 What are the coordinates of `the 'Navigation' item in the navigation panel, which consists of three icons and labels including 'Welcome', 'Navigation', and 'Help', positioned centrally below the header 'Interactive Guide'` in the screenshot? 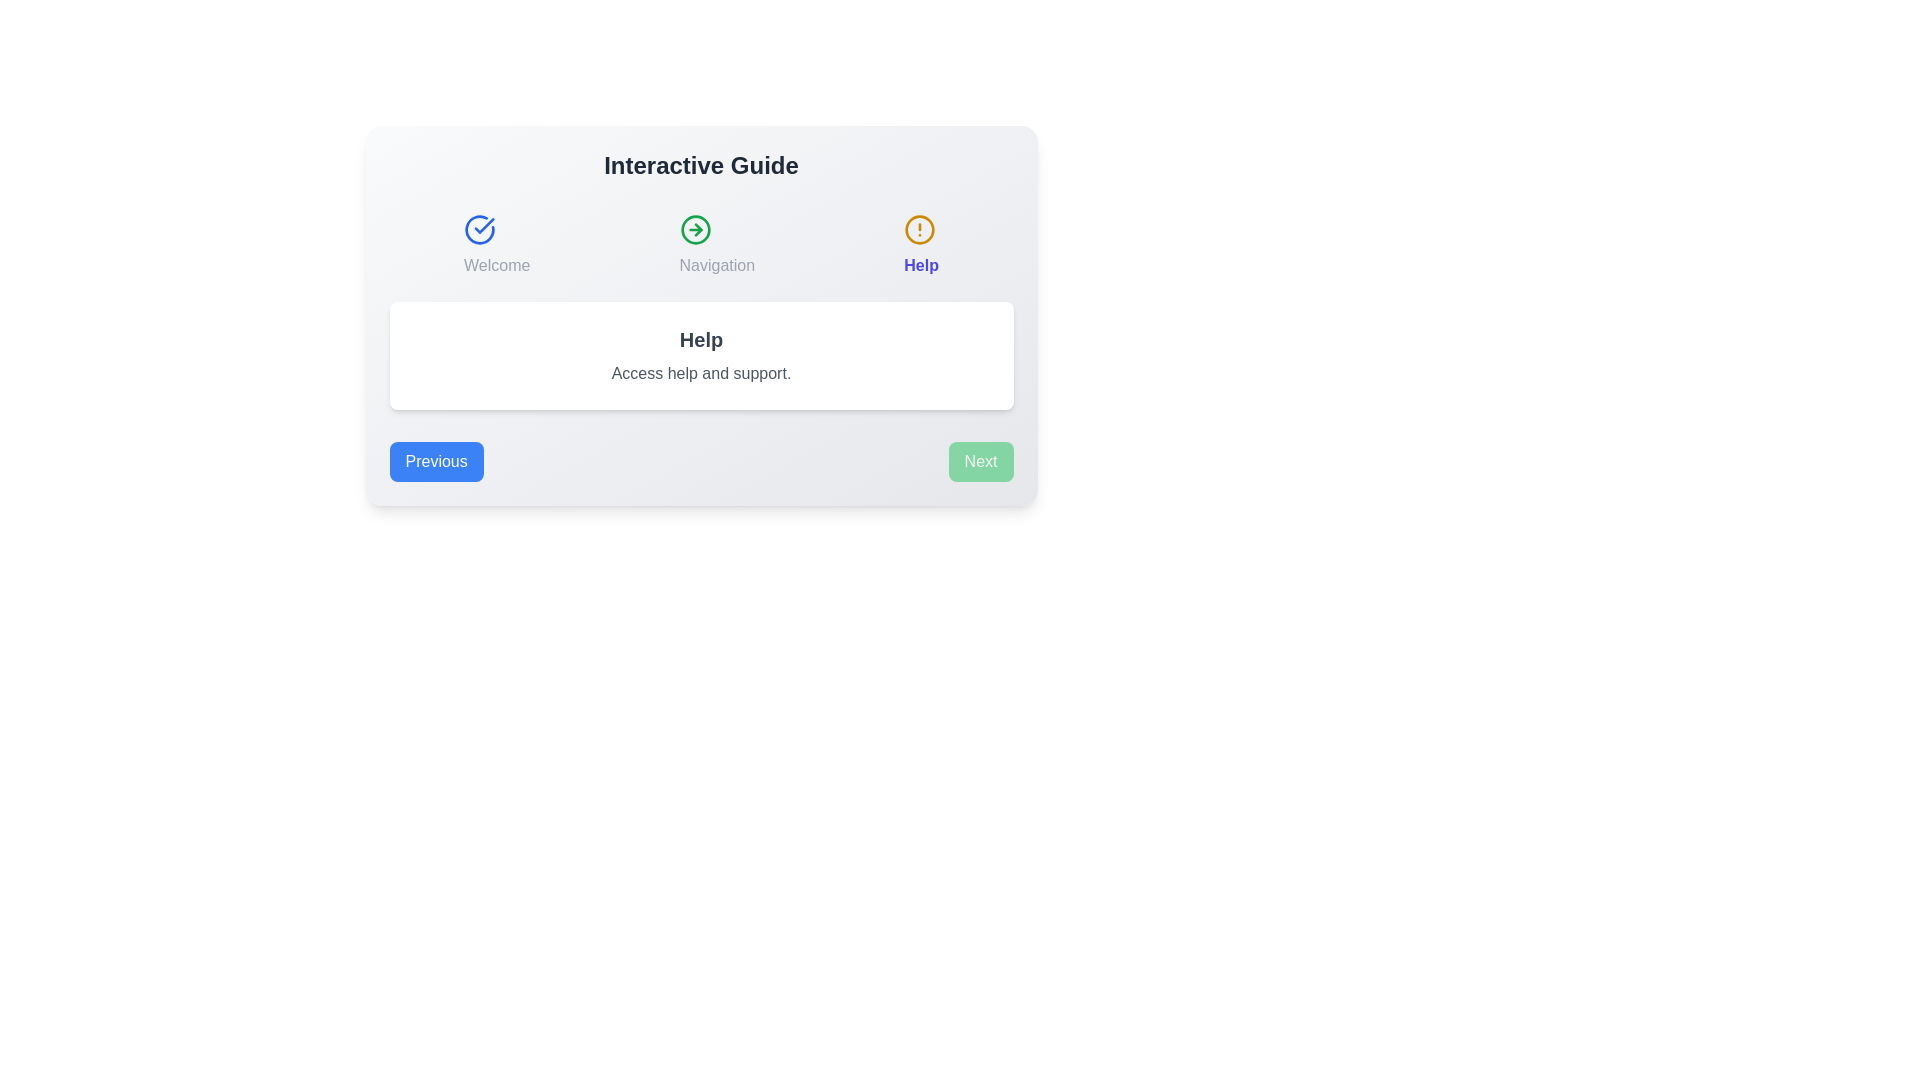 It's located at (701, 245).